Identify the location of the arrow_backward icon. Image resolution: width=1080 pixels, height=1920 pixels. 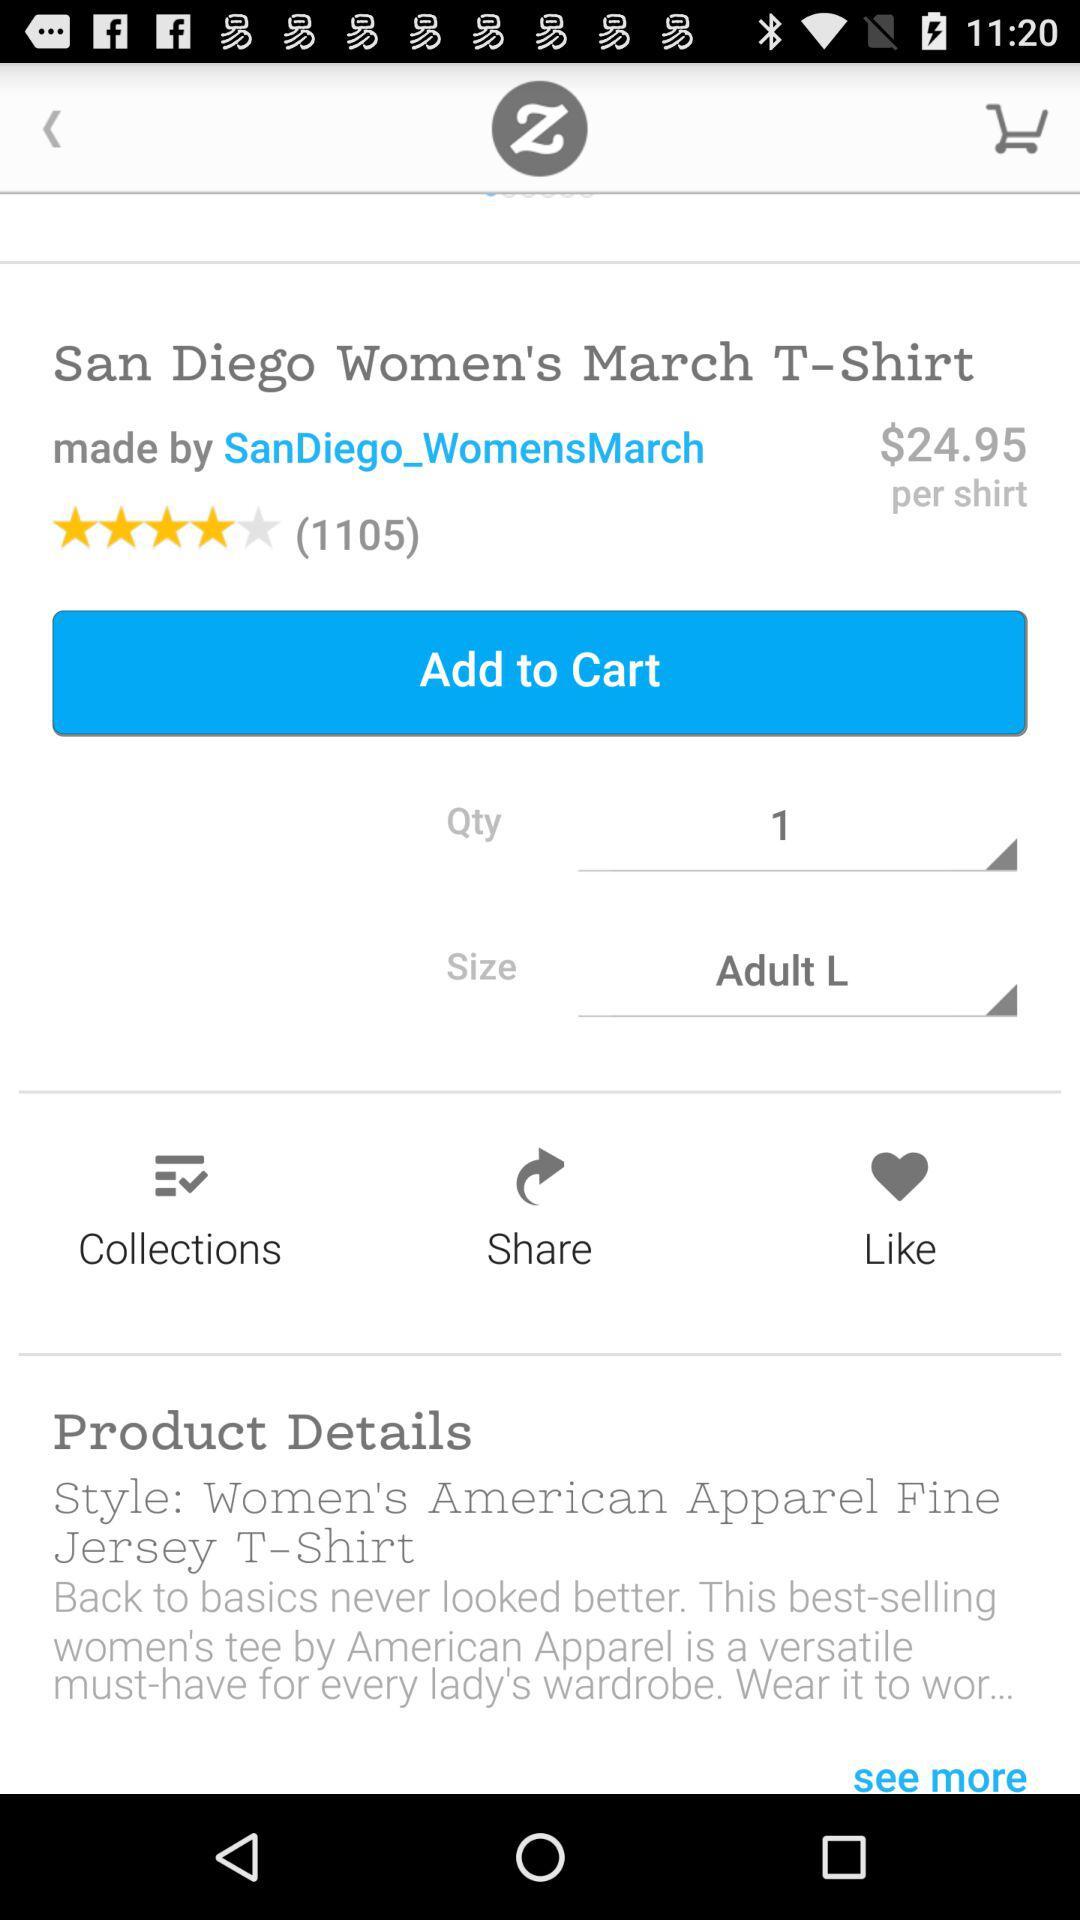
(51, 136).